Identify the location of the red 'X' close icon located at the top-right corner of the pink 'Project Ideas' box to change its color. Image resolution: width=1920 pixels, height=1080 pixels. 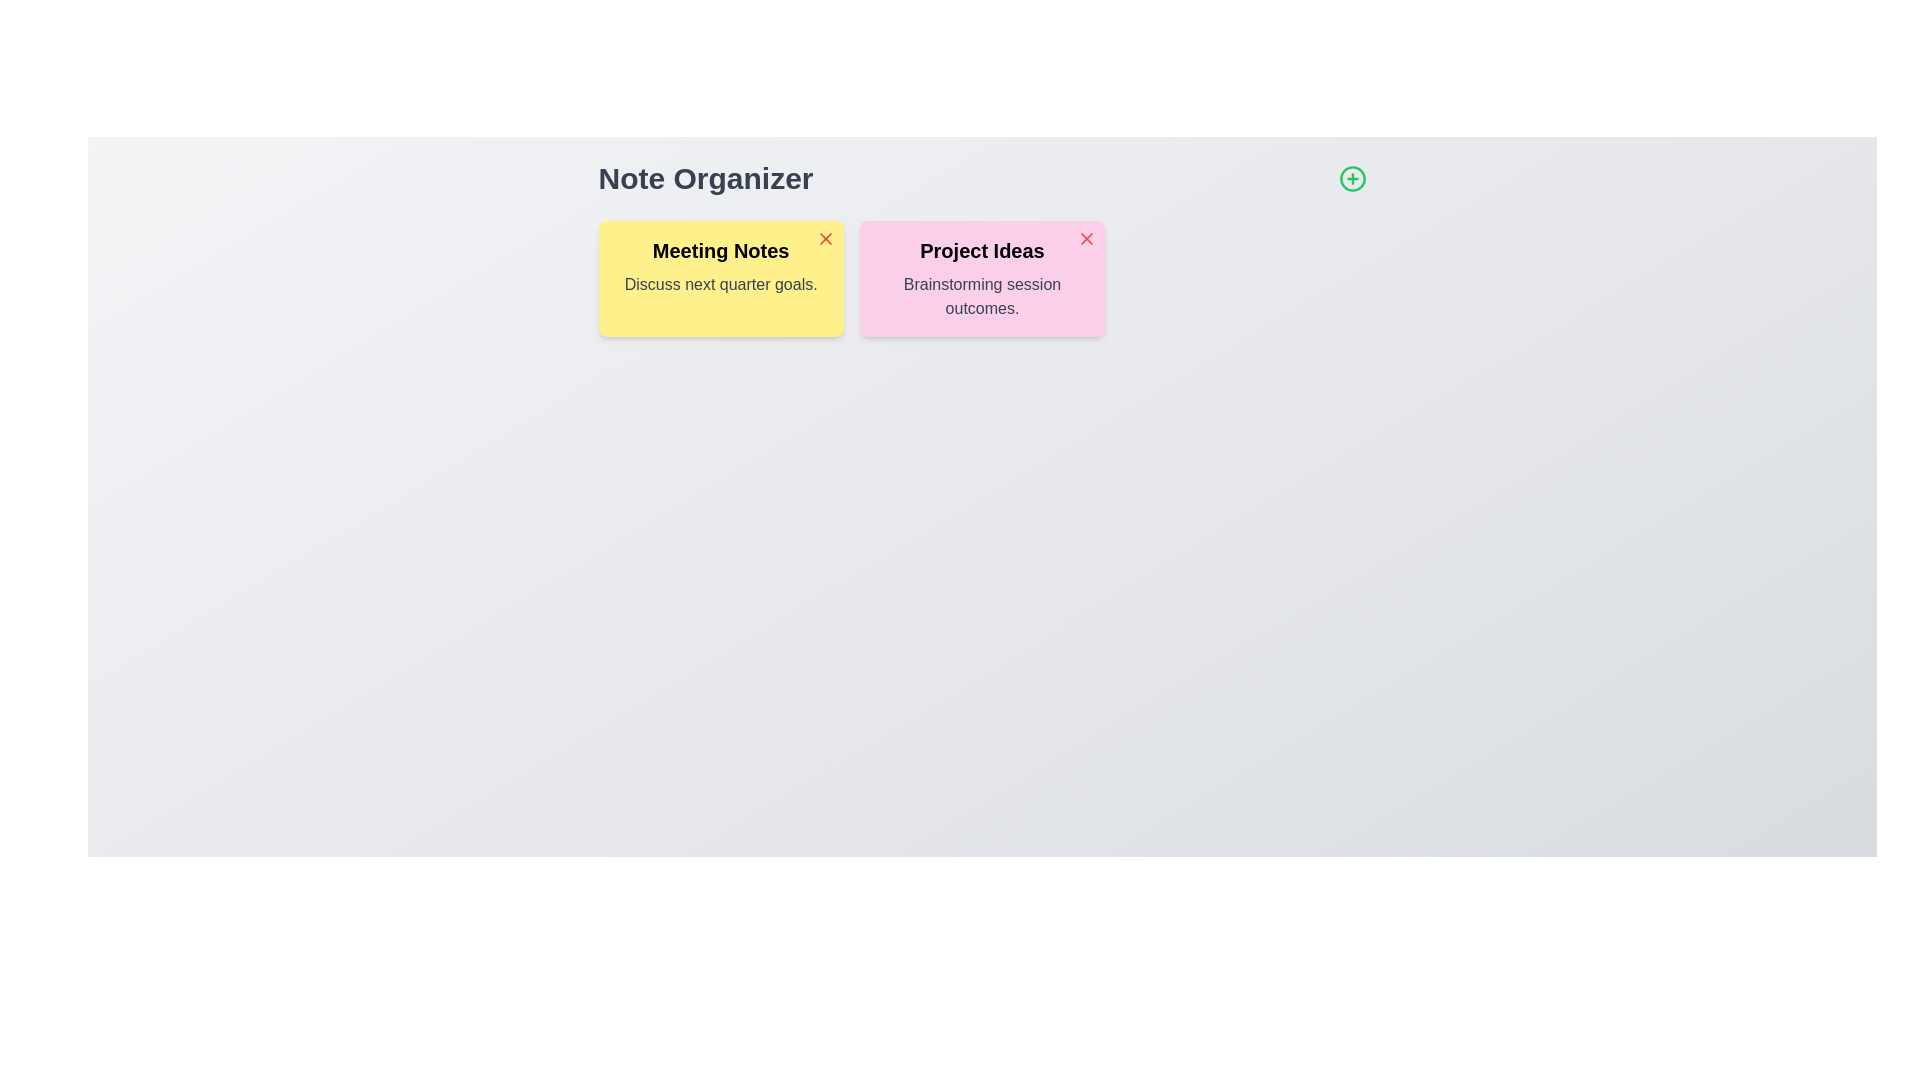
(1086, 238).